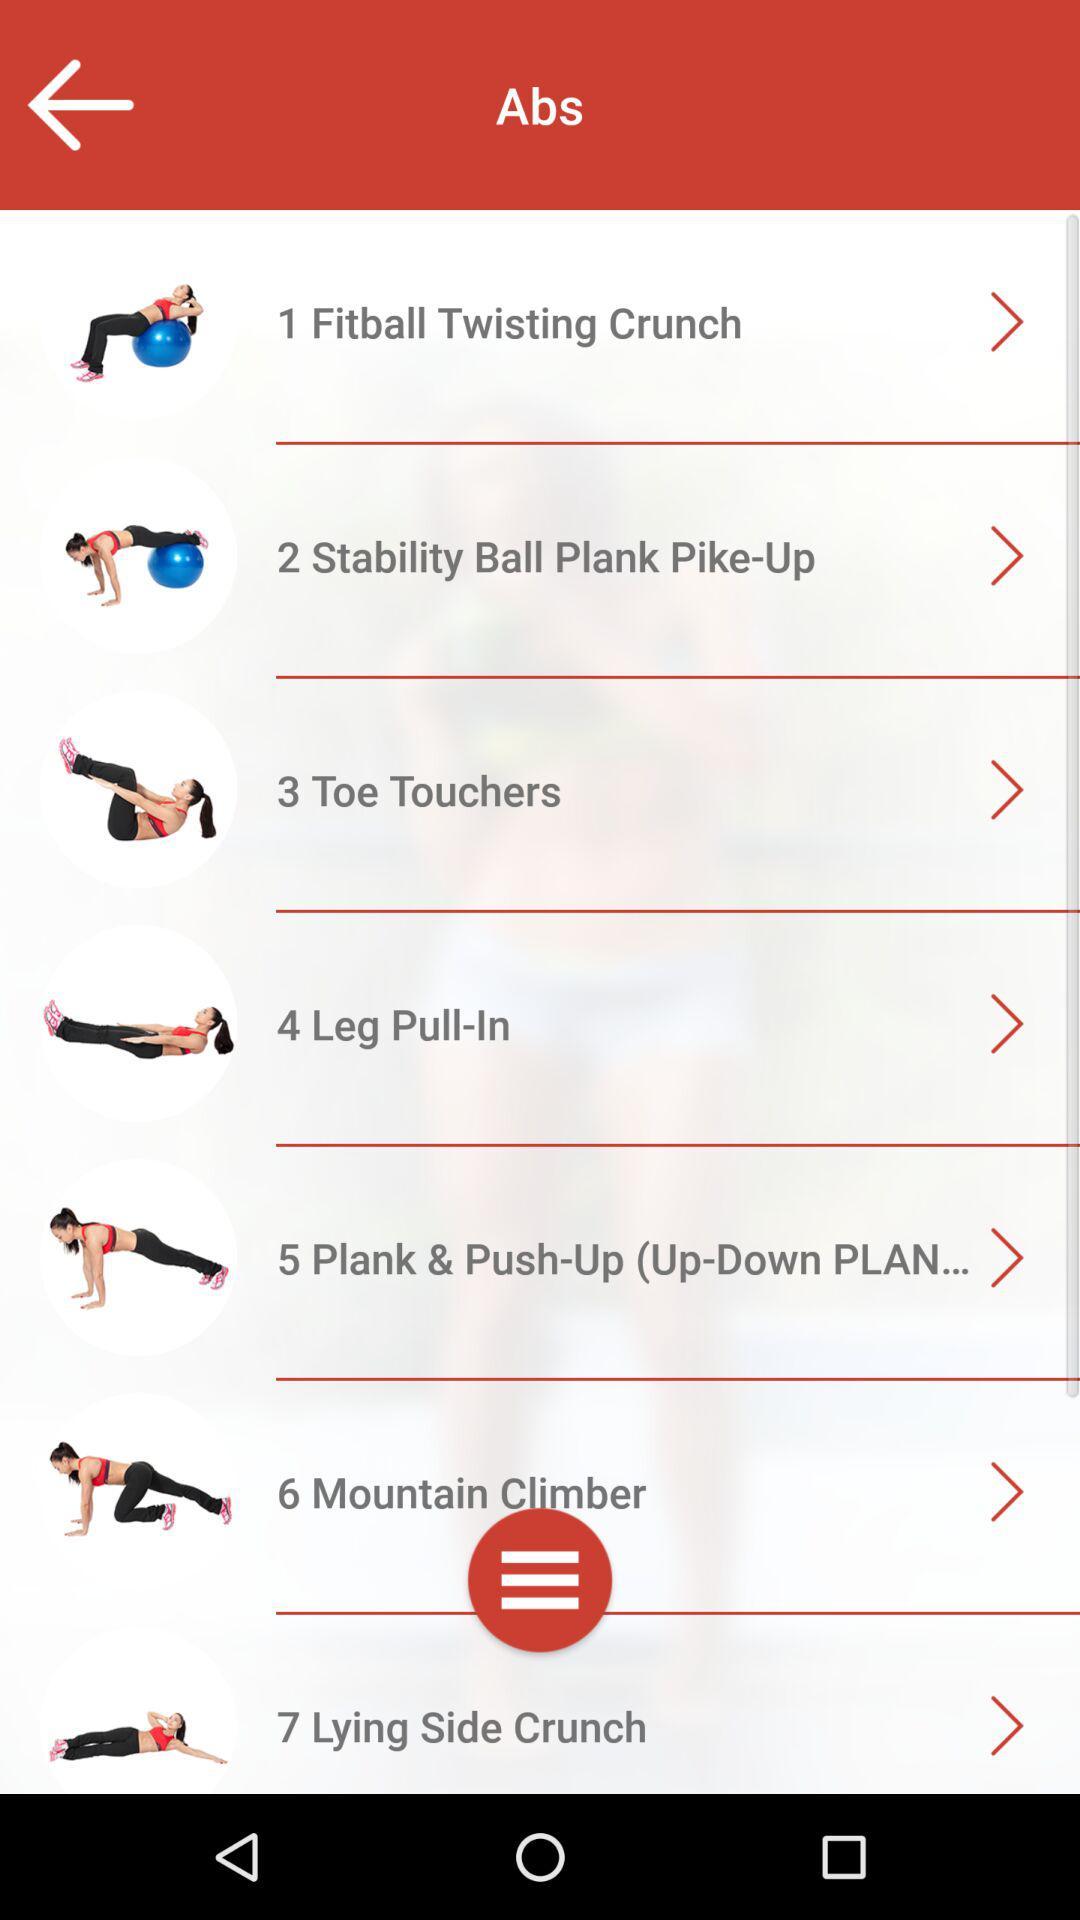 The height and width of the screenshot is (1920, 1080). I want to click on go back, so click(78, 104).